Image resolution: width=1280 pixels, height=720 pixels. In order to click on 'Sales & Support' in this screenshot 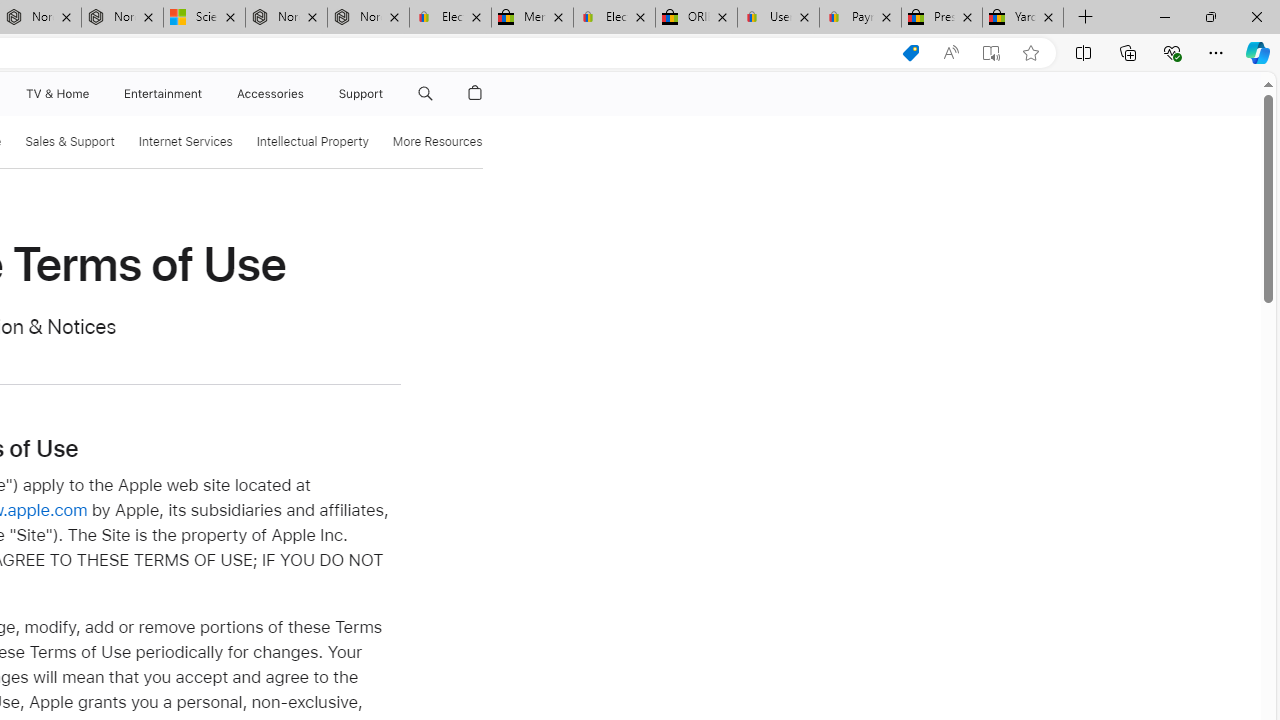, I will do `click(70, 140)`.